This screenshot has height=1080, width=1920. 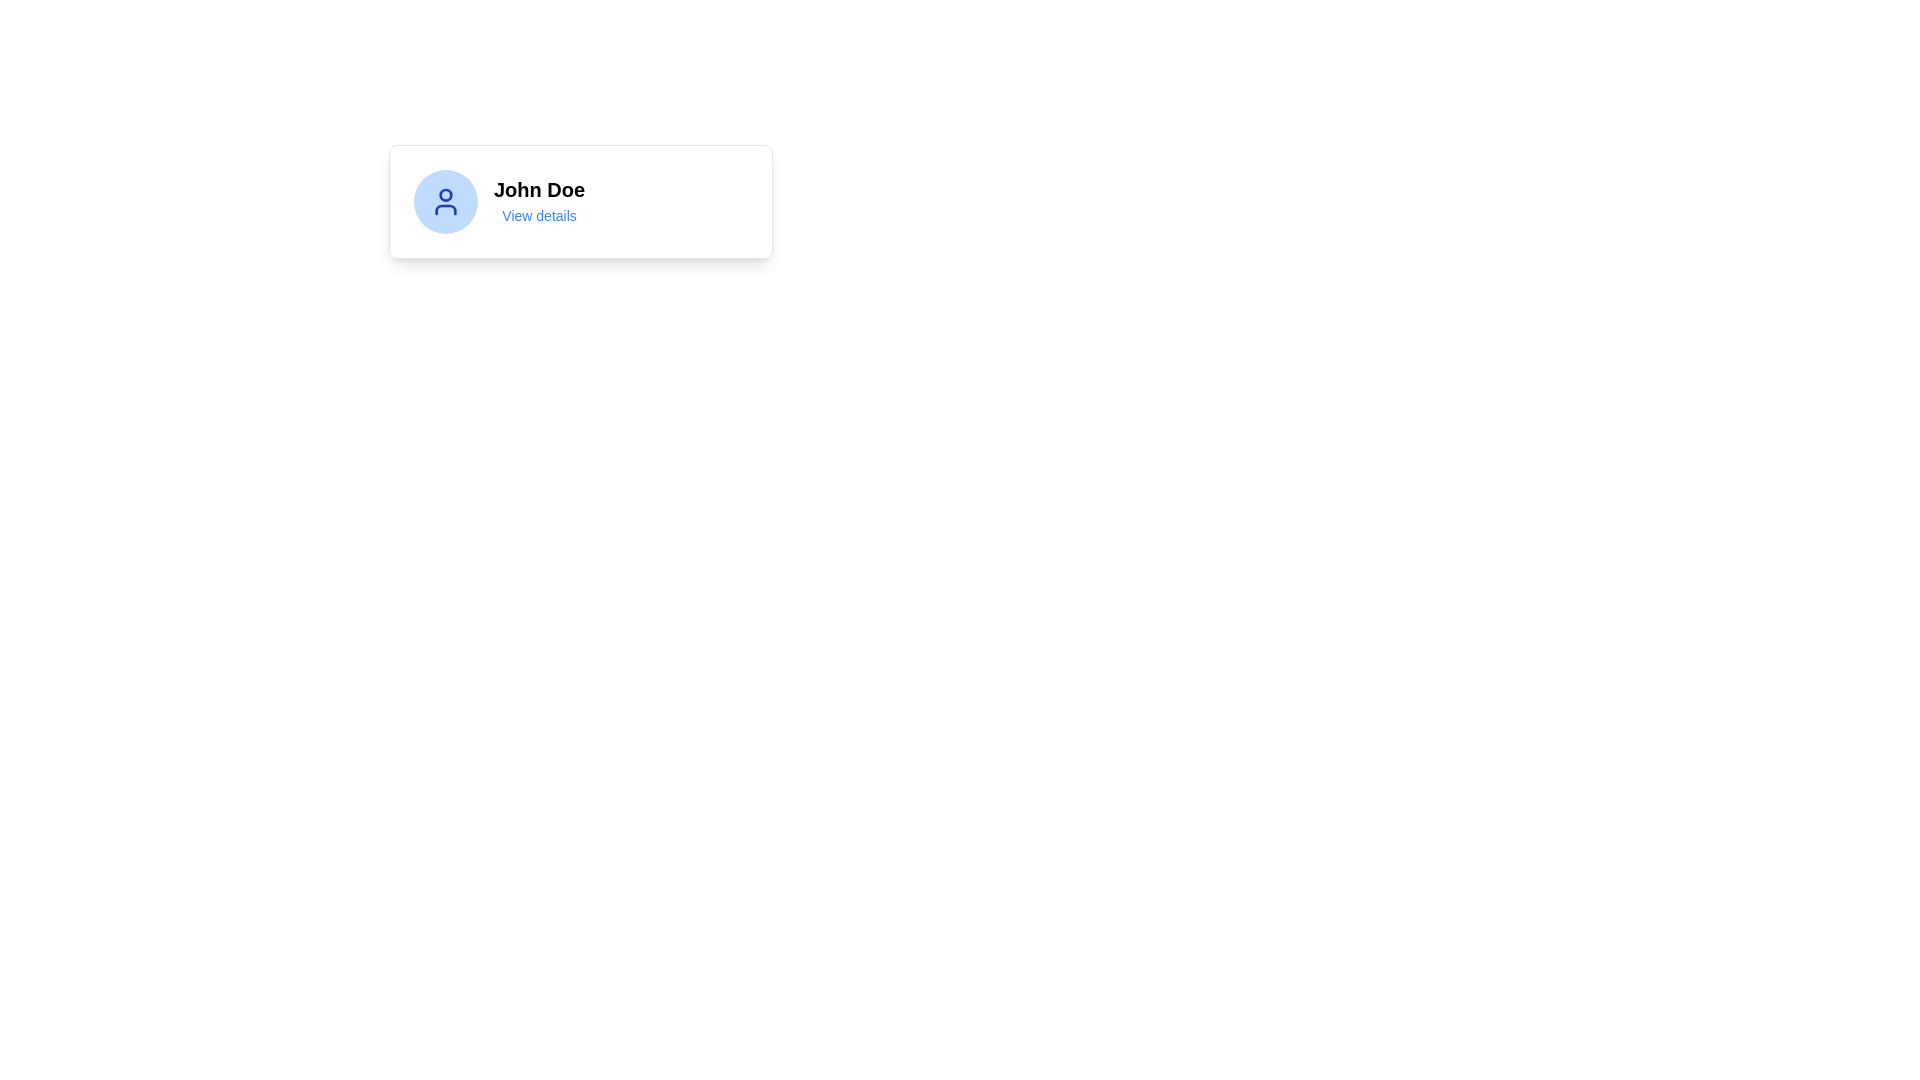 What do you see at coordinates (445, 201) in the screenshot?
I see `the circular avatar element with a blue background containing a user icon, located at the beginning of a horizontal card-like section` at bounding box center [445, 201].